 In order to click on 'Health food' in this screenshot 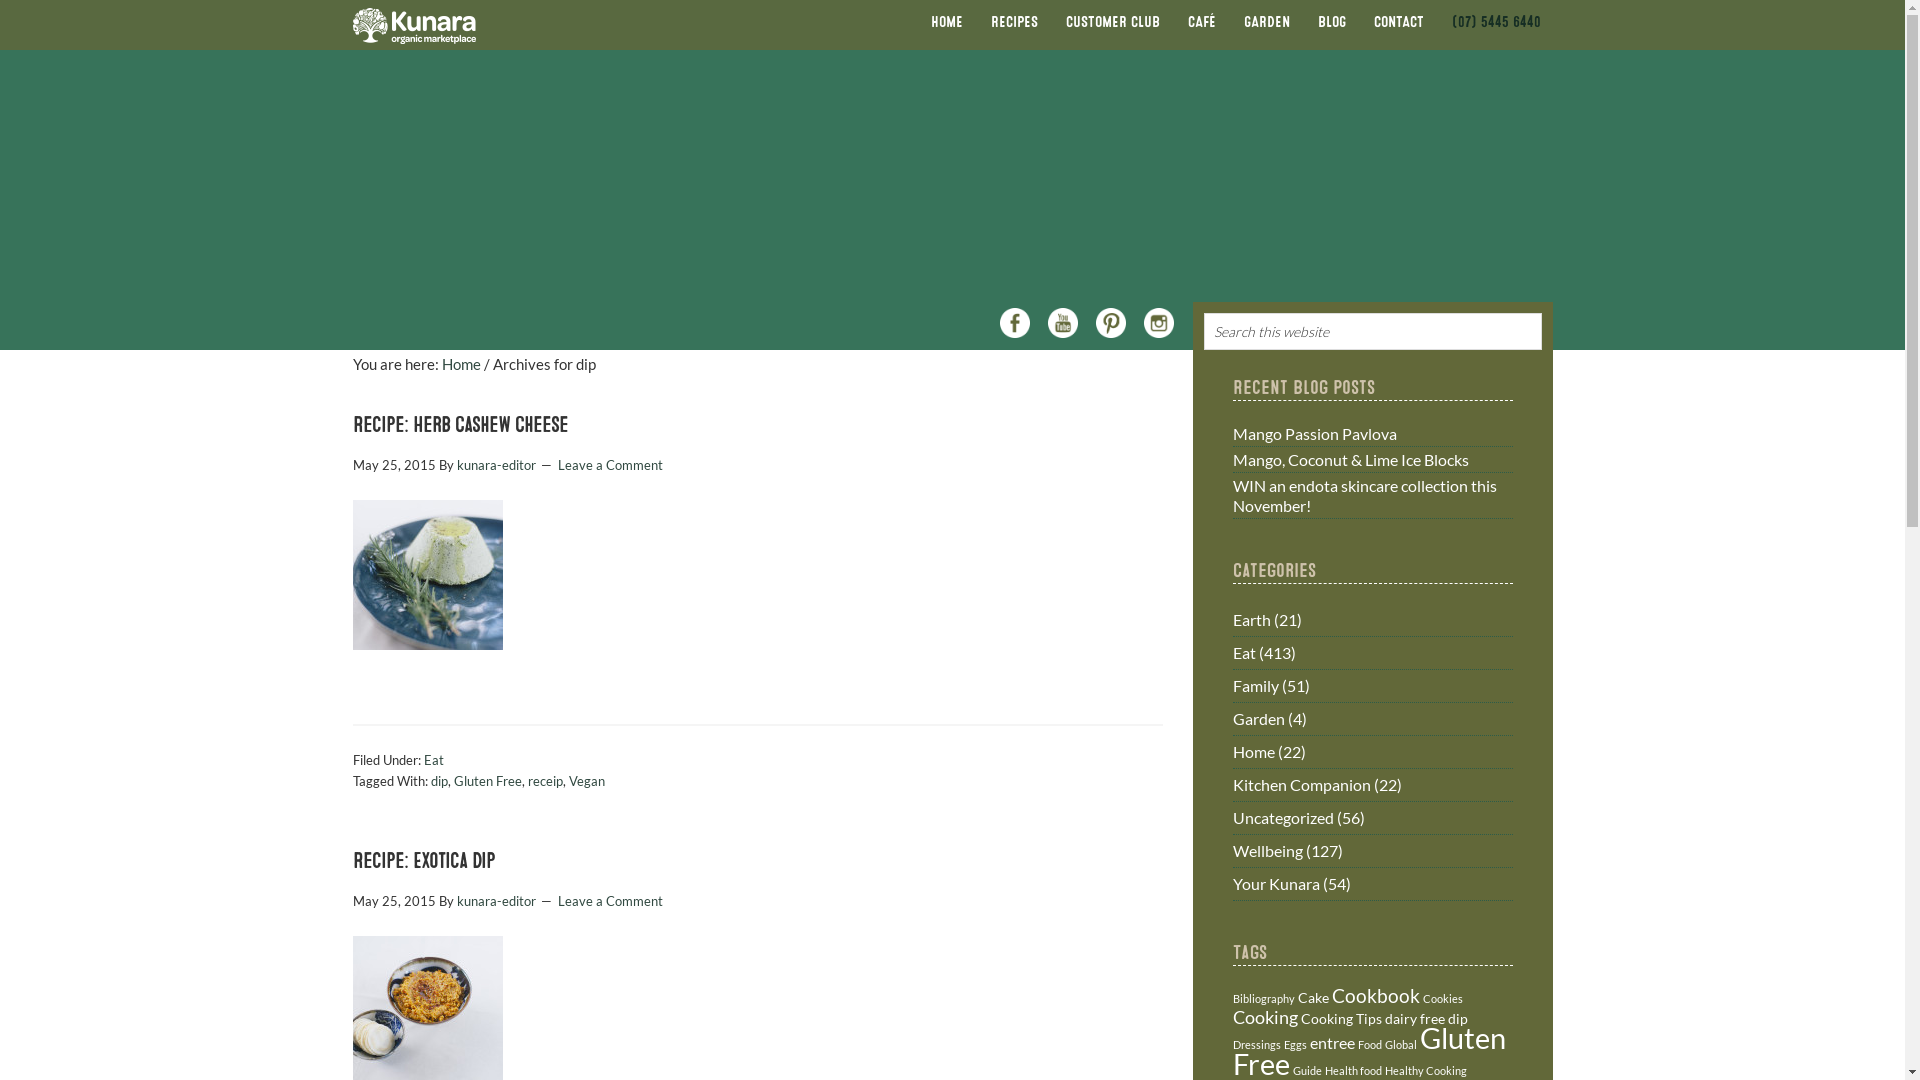, I will do `click(1352, 1069)`.